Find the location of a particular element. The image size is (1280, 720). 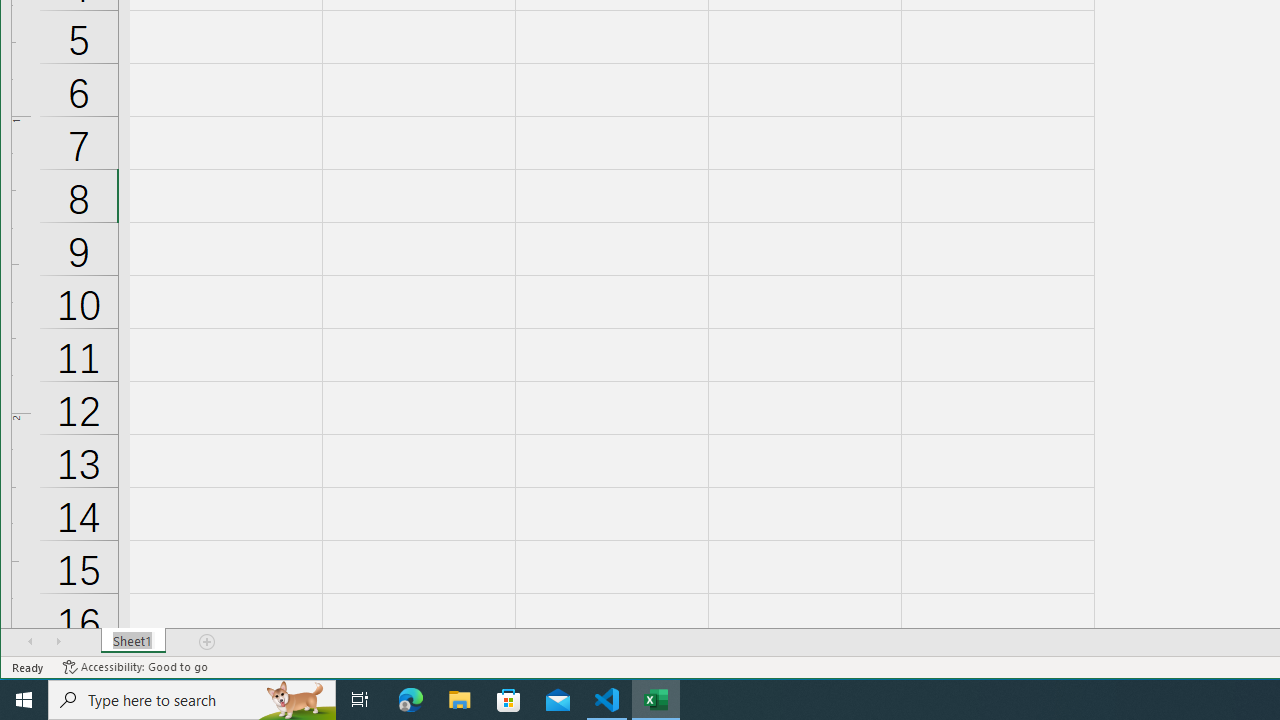

'Task View' is located at coordinates (359, 698).